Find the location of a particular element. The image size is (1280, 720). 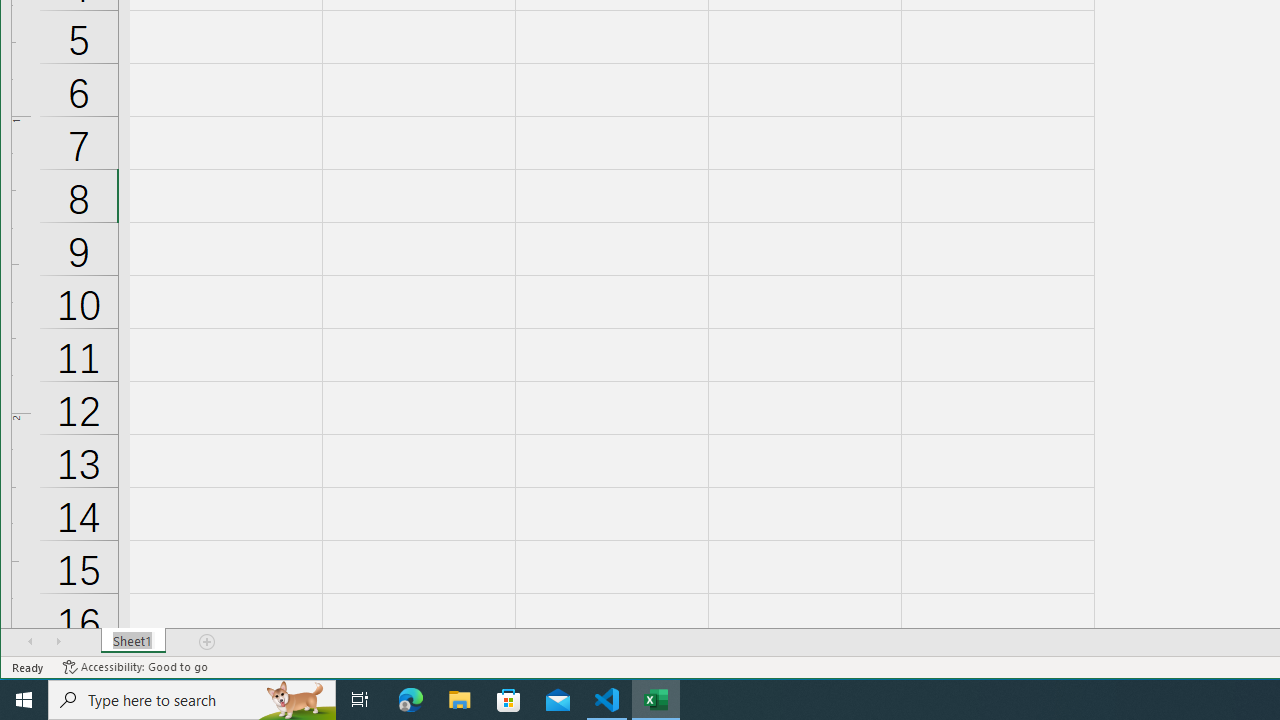

'Task View' is located at coordinates (359, 698).